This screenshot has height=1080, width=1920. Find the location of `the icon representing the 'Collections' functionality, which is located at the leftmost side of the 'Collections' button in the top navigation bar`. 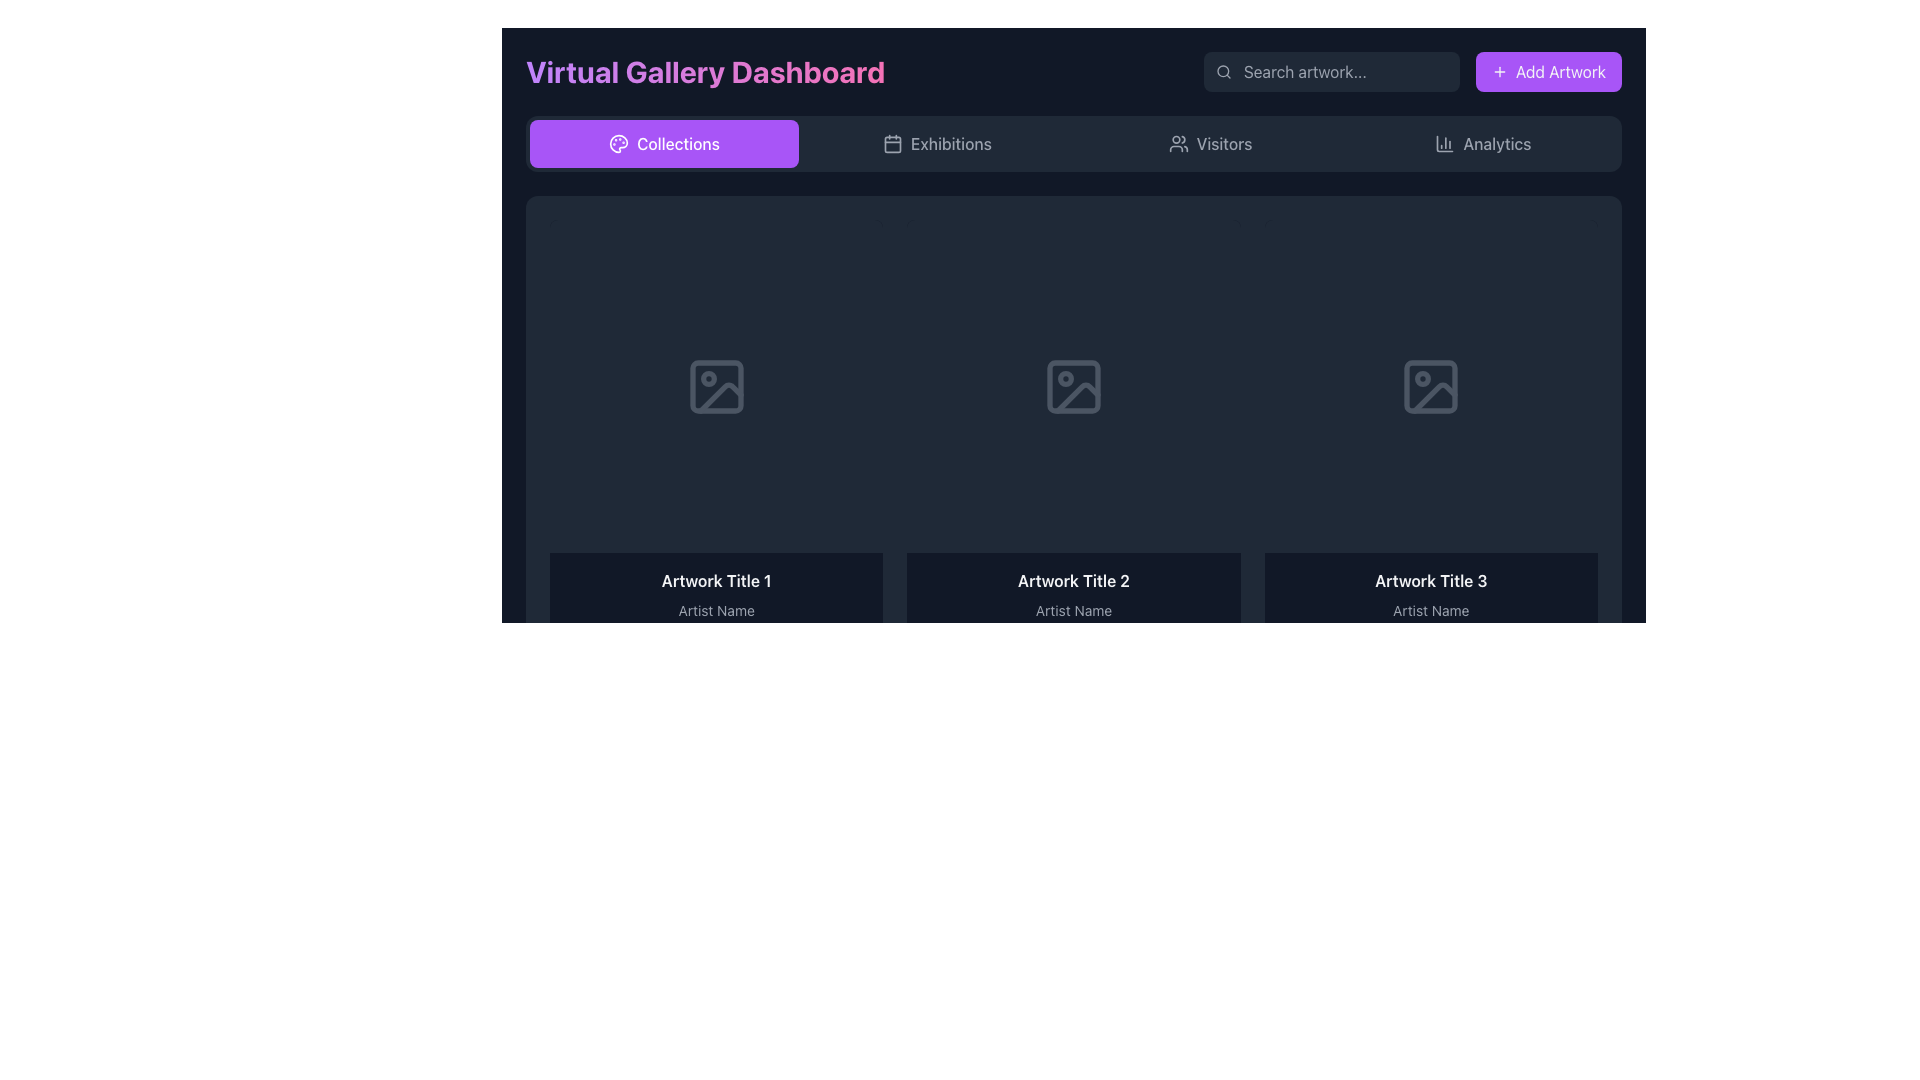

the icon representing the 'Collections' functionality, which is located at the leftmost side of the 'Collections' button in the top navigation bar is located at coordinates (618, 142).